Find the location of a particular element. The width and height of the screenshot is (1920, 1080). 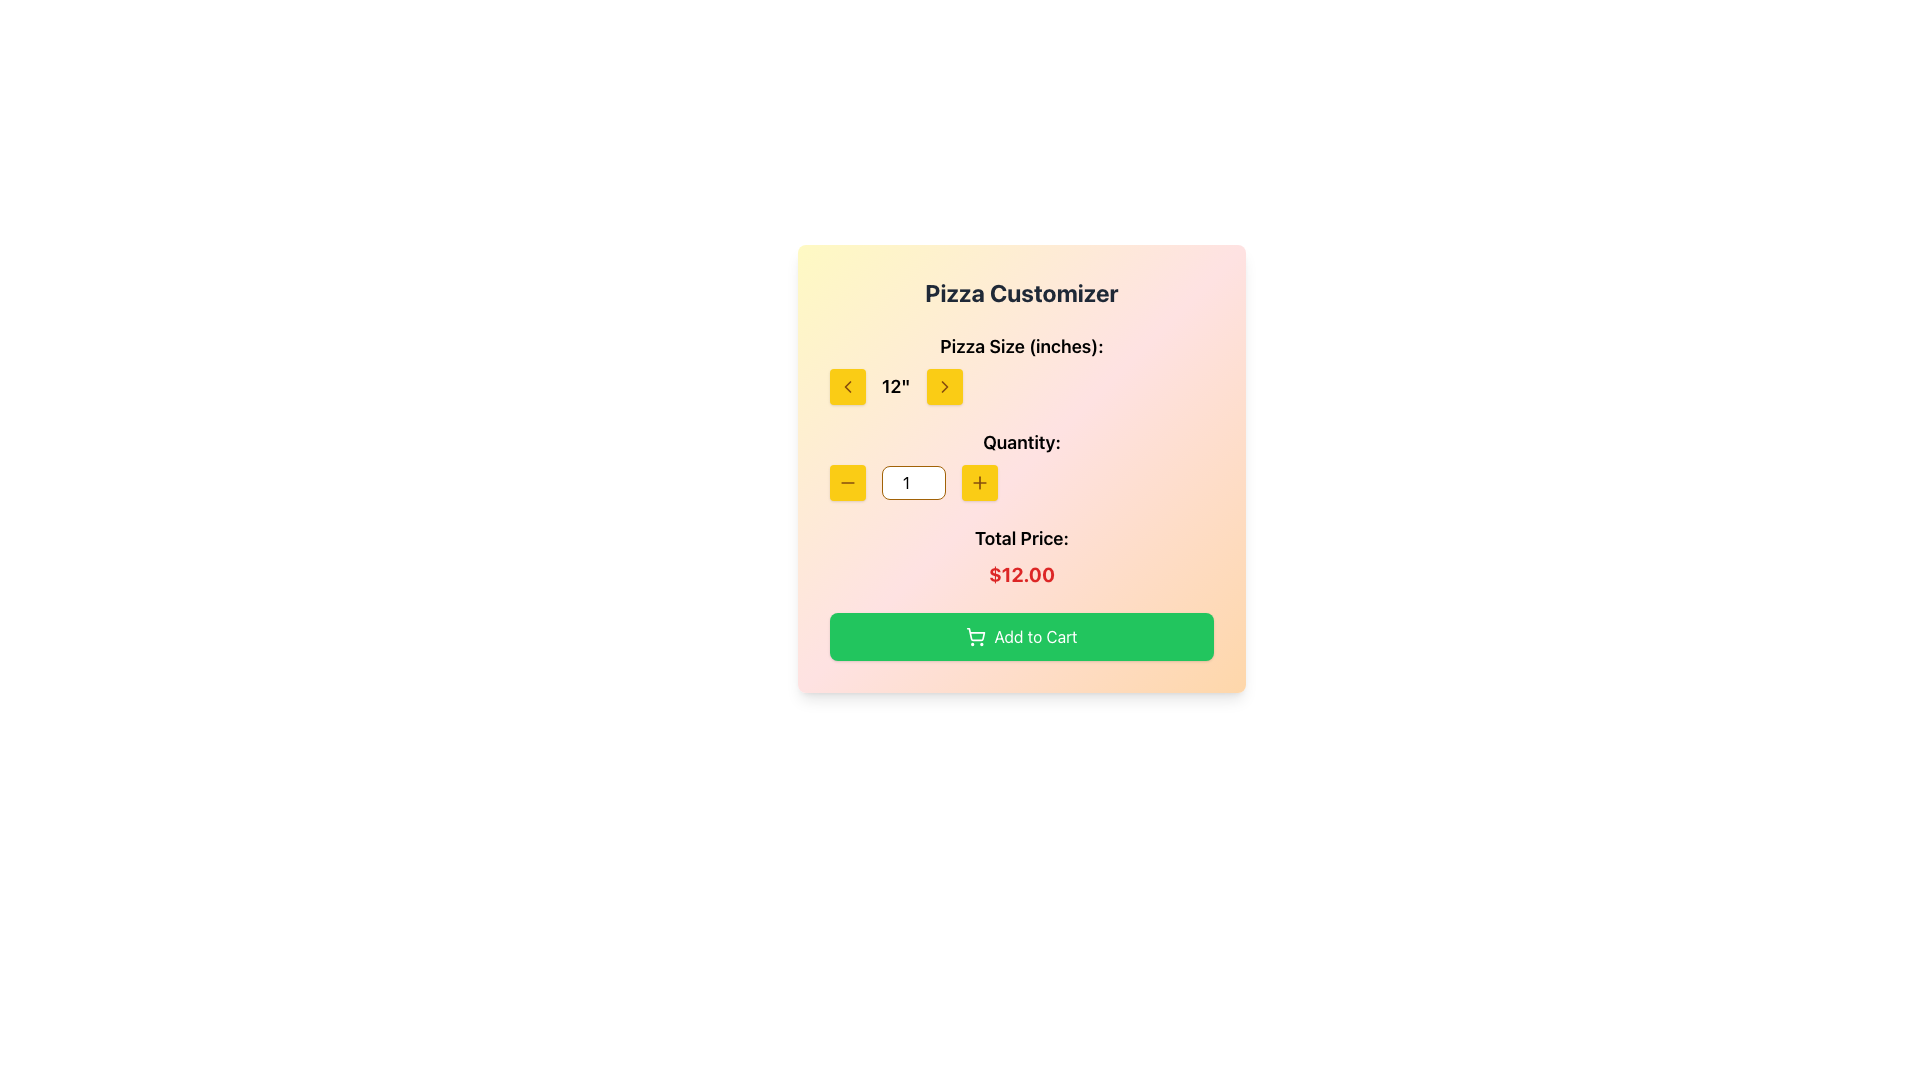

the yellow square button with a leftward pointing chevron icon, located to the left of the pizza size numeric display under the 'Pizza Size (inches)' label, for keyboard interaction is located at coordinates (848, 386).